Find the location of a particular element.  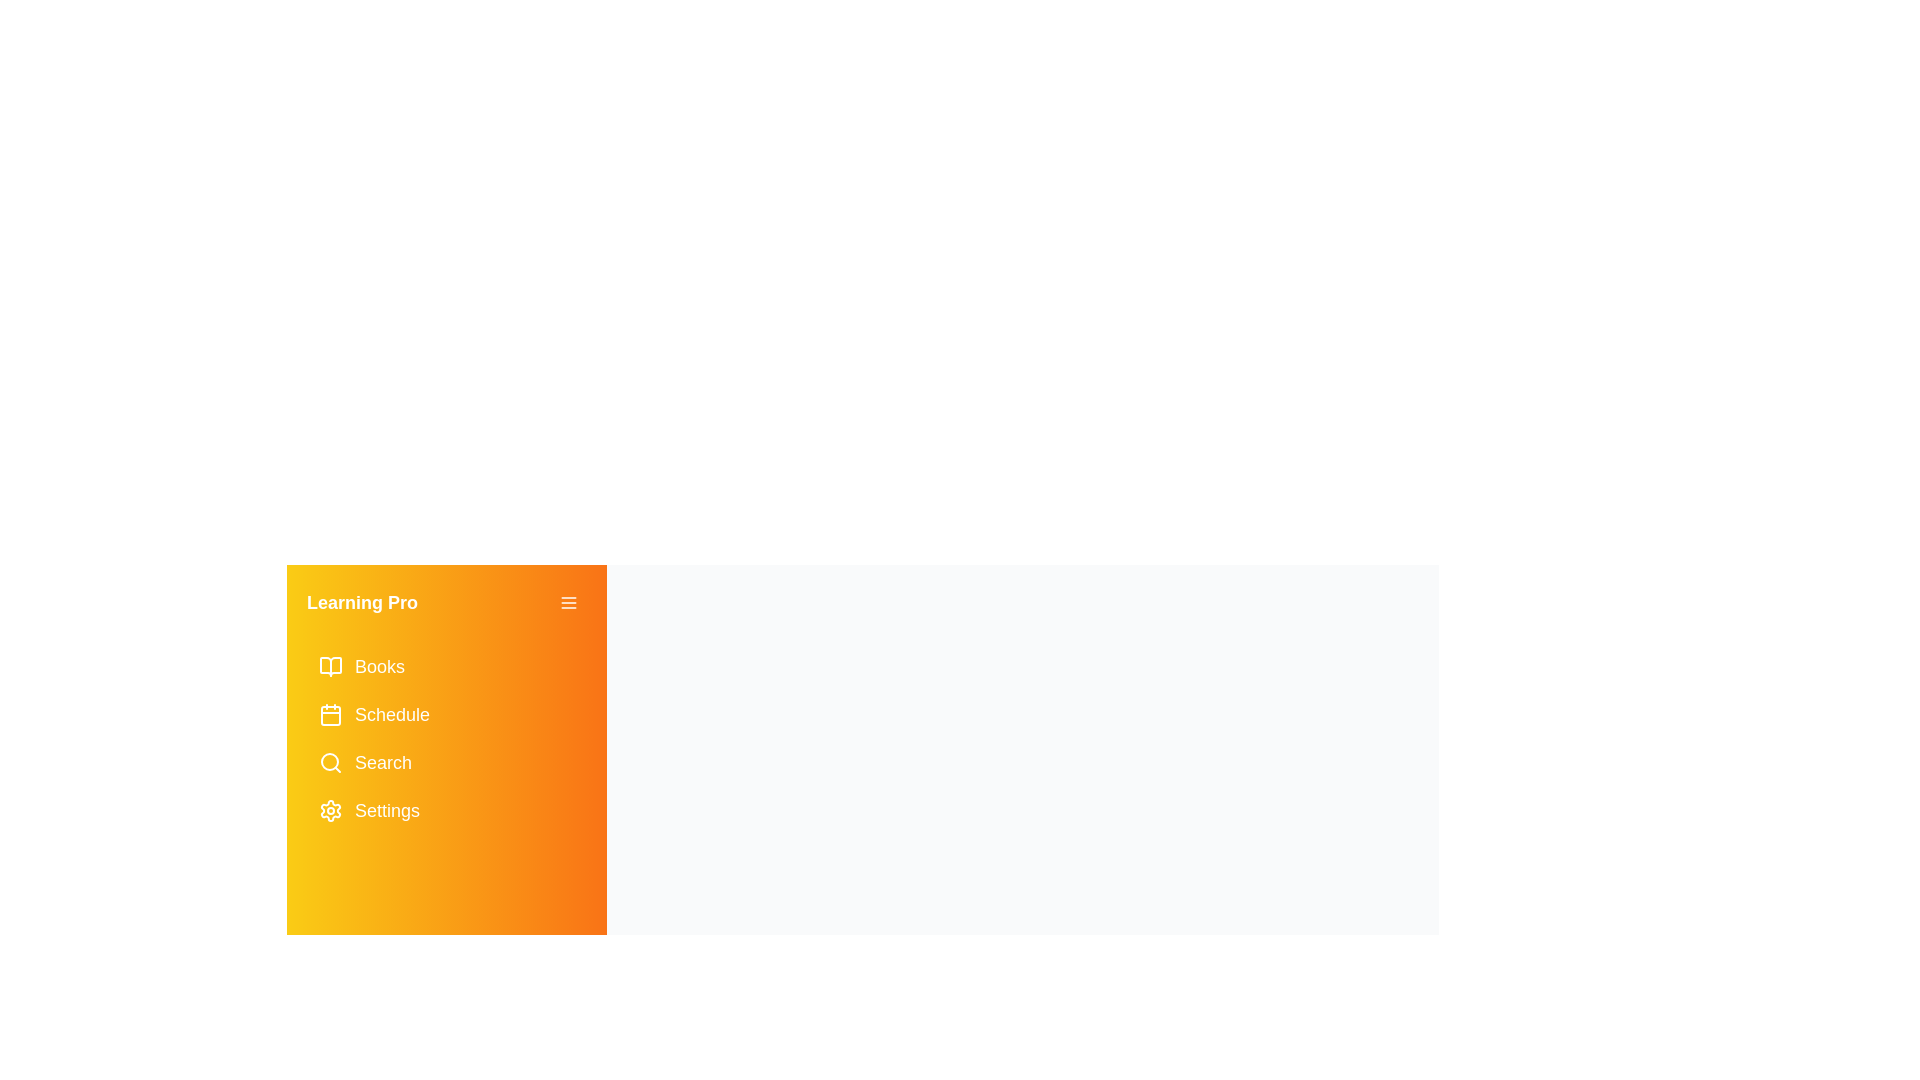

the menu button to toggle the drawer is located at coordinates (568, 601).